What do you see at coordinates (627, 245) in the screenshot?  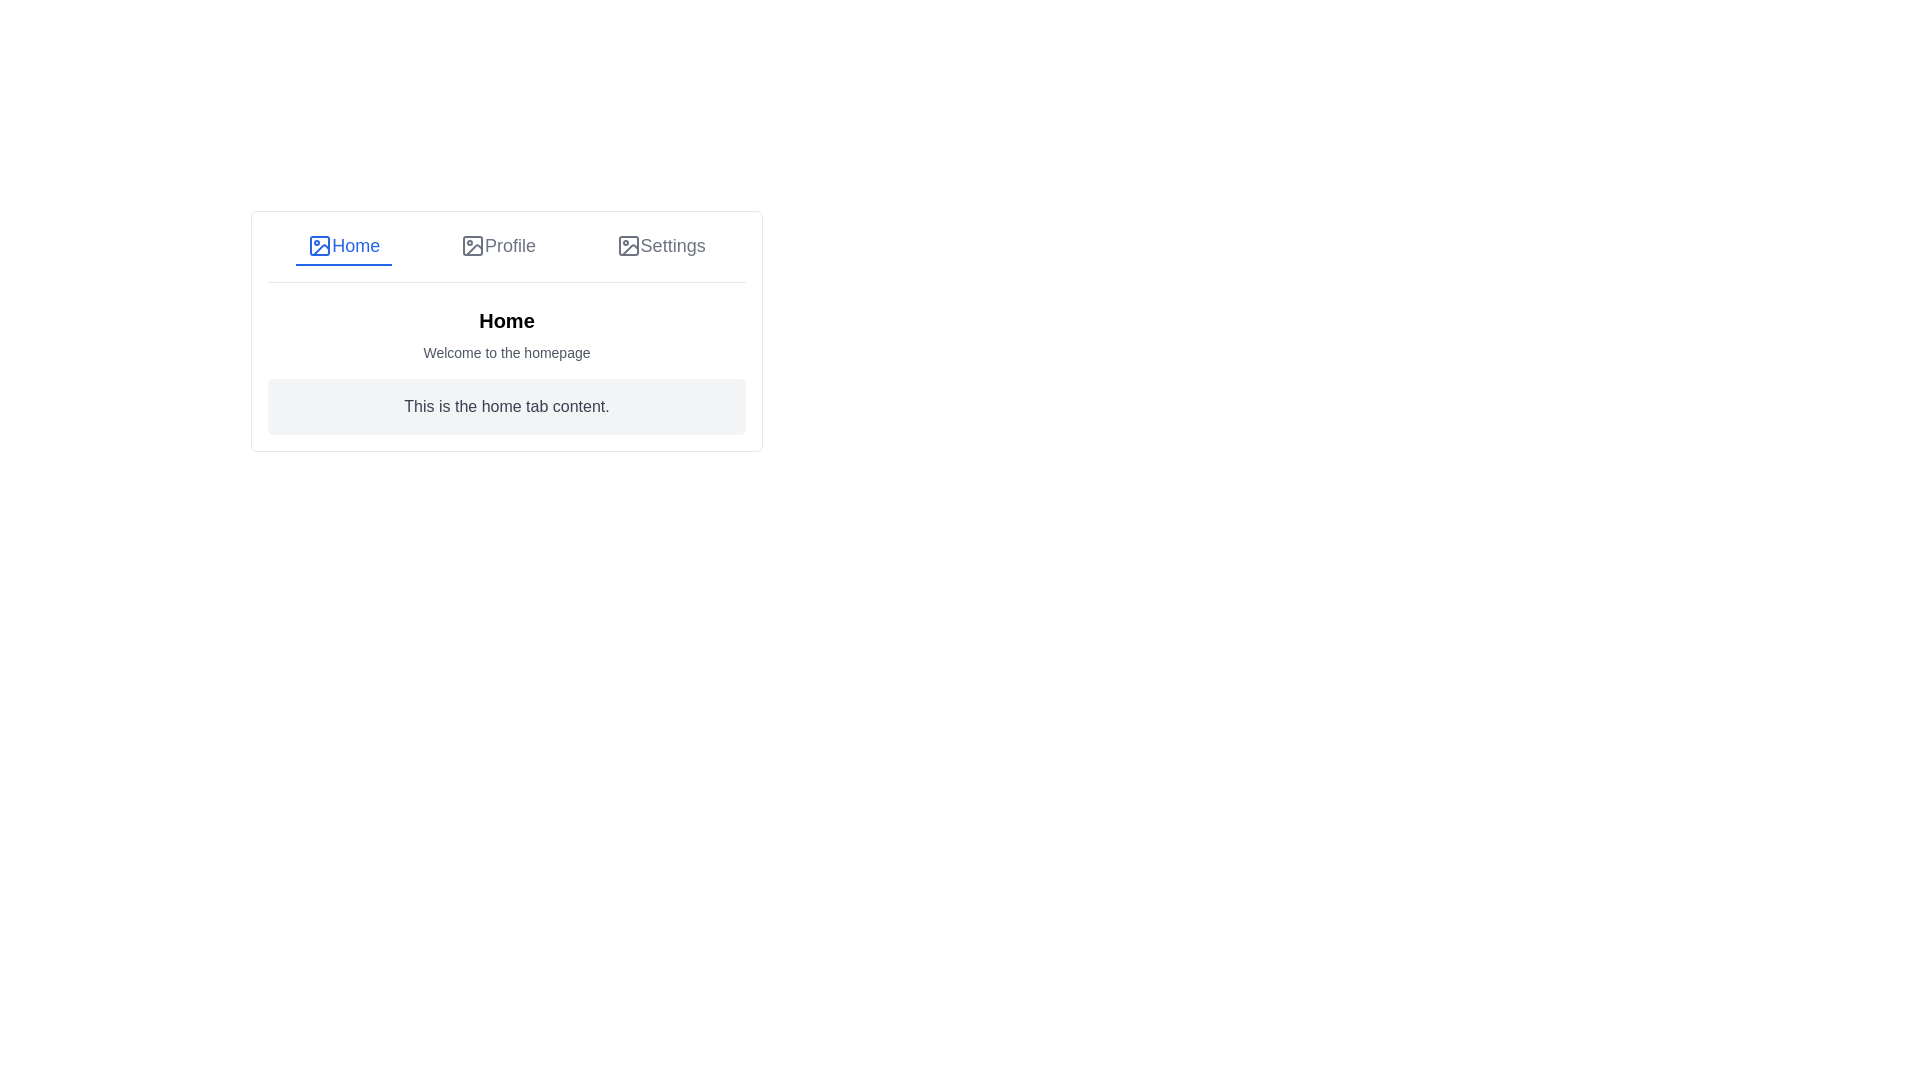 I see `the small rectangular shape with rounded corners that represents the base of the SVG icon in the 'Settings' tab on the rightmost side of the tab bar` at bounding box center [627, 245].